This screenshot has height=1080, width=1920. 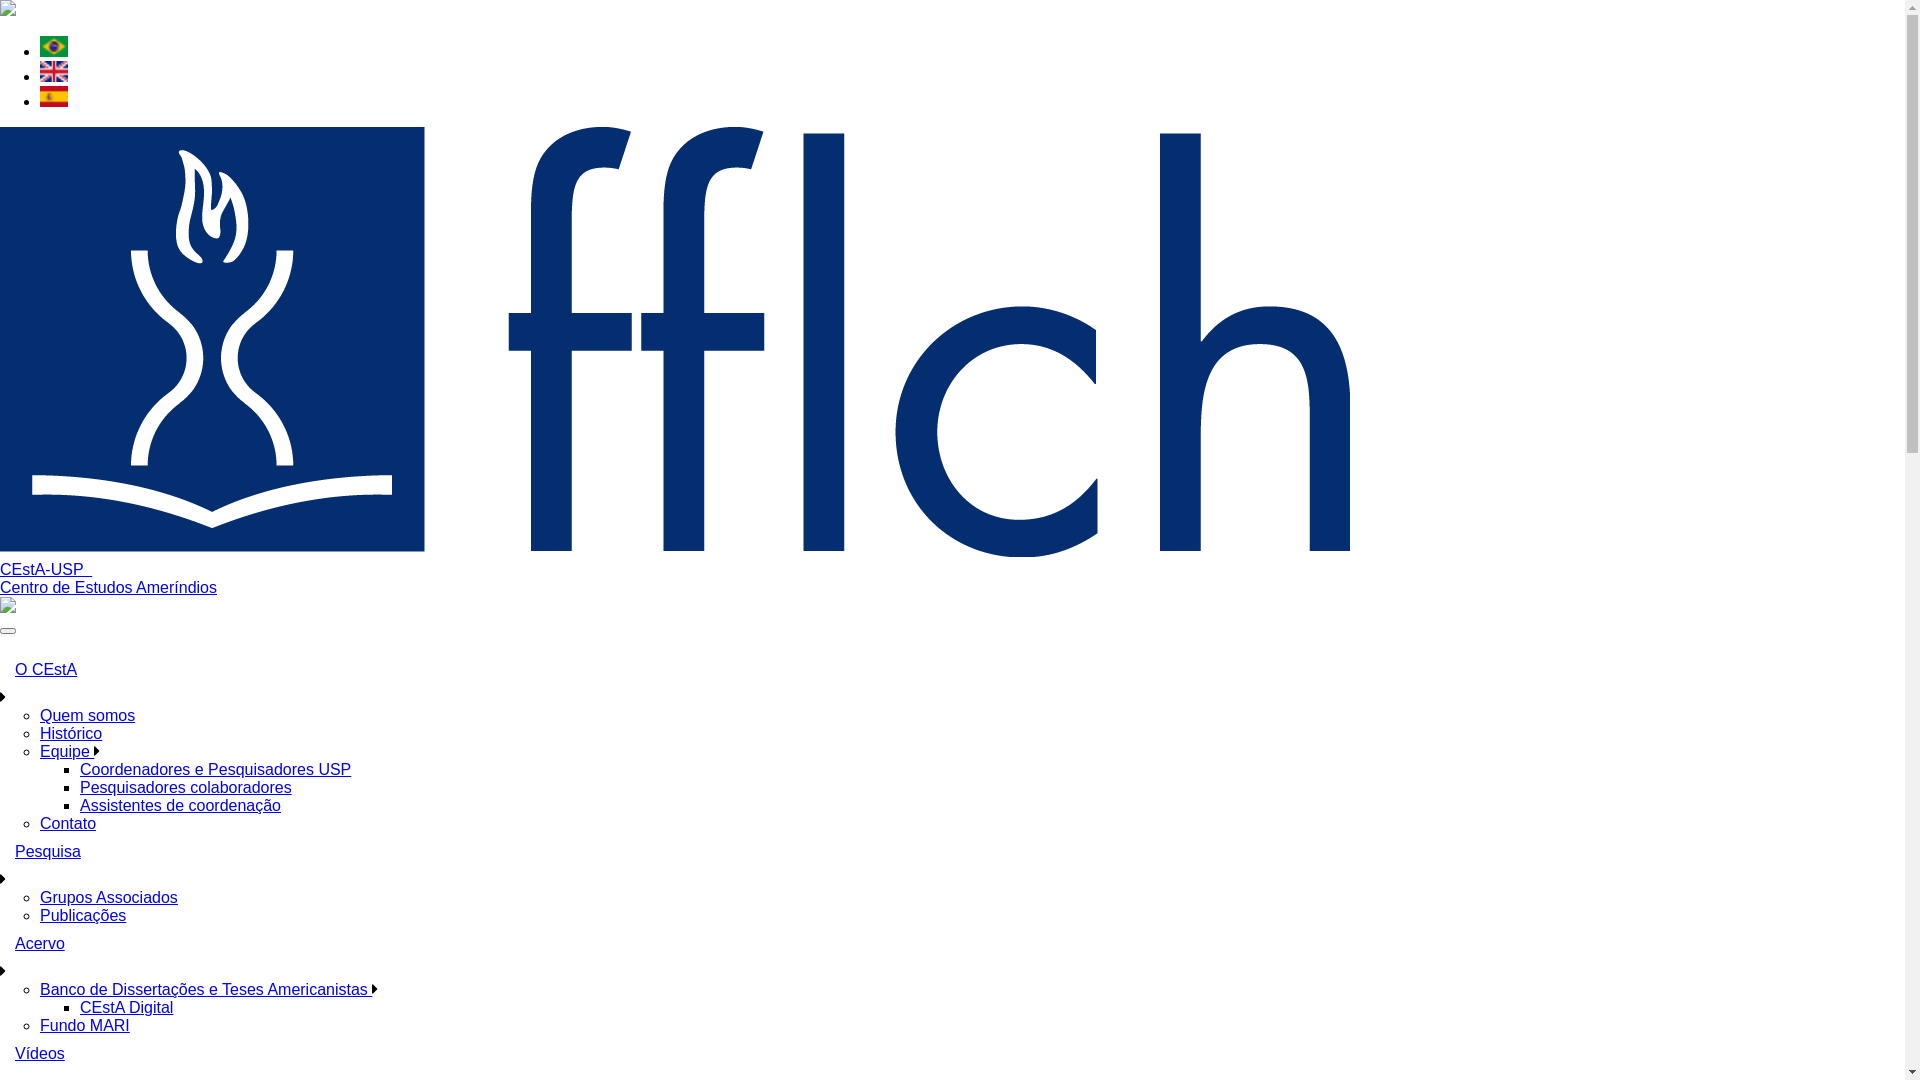 What do you see at coordinates (186, 786) in the screenshot?
I see `'Pesquisadores colaboradores'` at bounding box center [186, 786].